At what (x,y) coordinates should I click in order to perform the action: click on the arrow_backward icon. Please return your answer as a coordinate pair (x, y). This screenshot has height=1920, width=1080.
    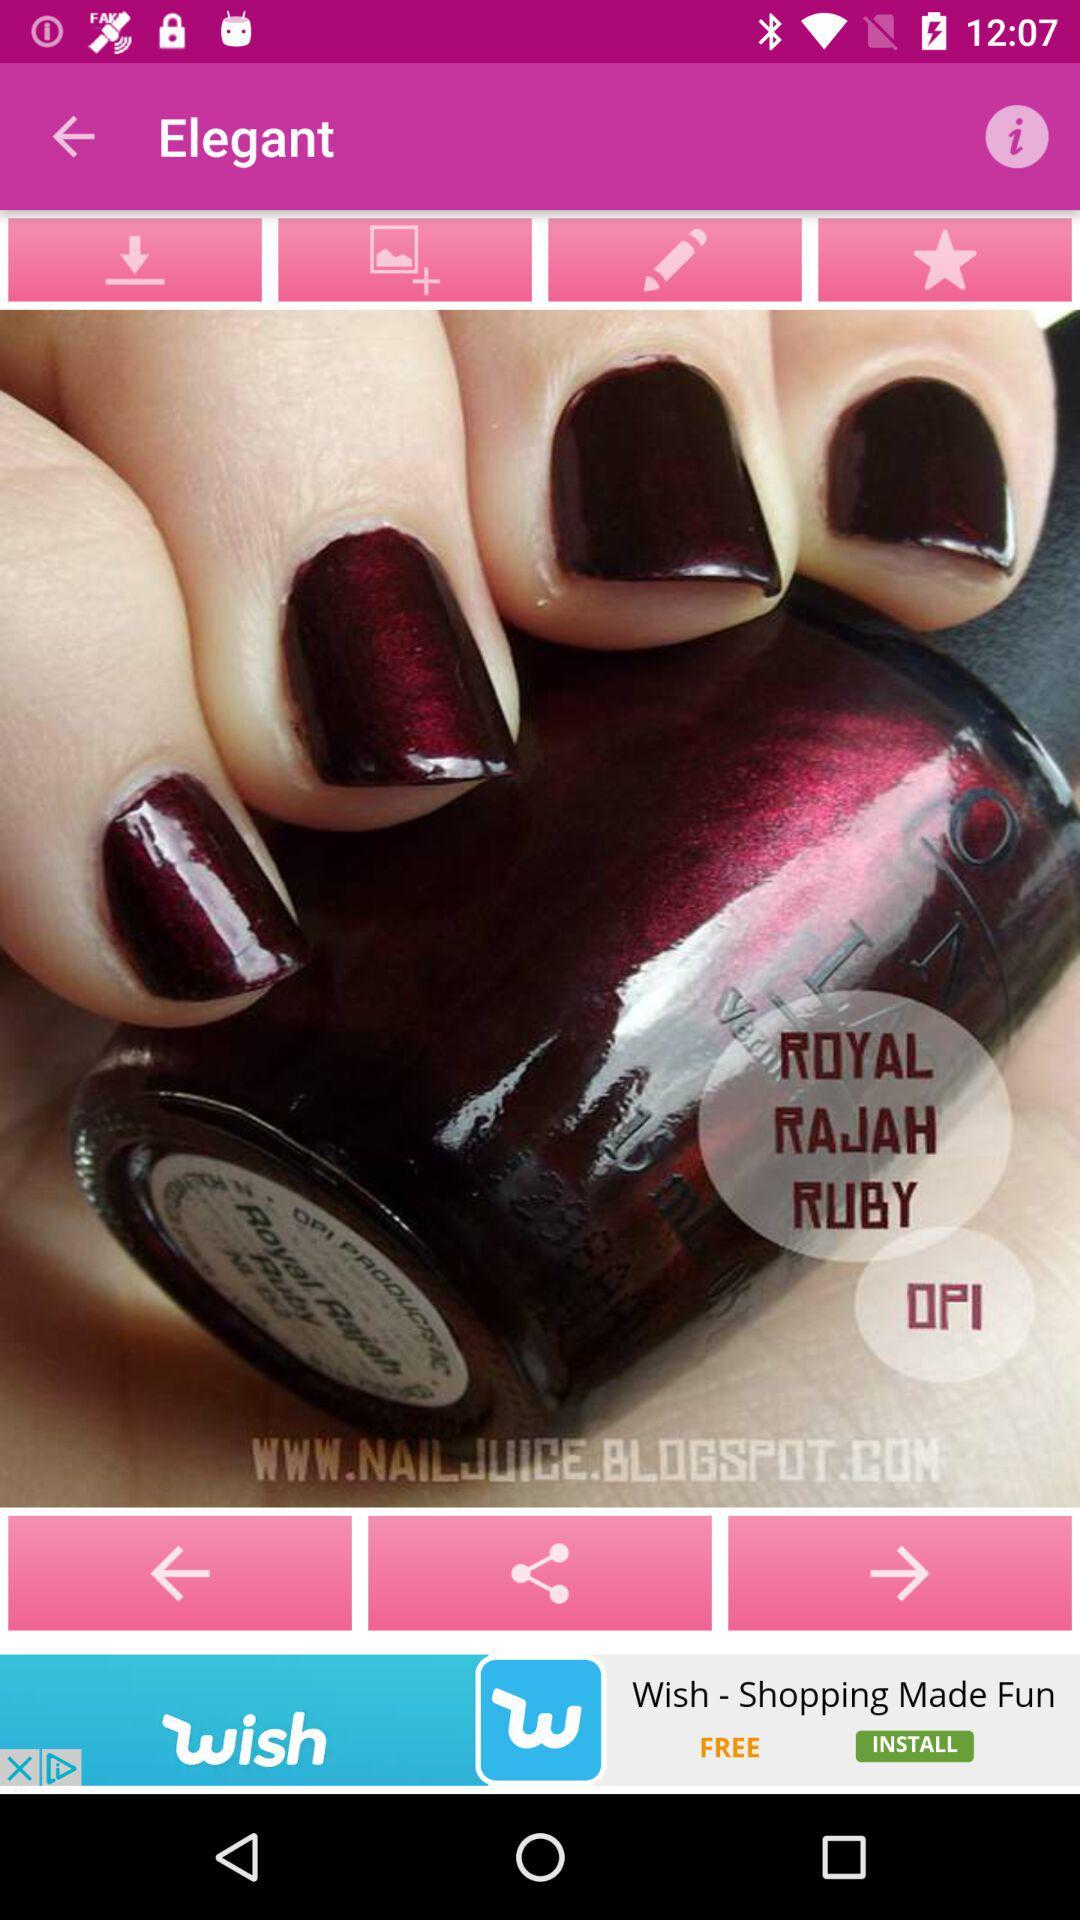
    Looking at the image, I should click on (540, 1572).